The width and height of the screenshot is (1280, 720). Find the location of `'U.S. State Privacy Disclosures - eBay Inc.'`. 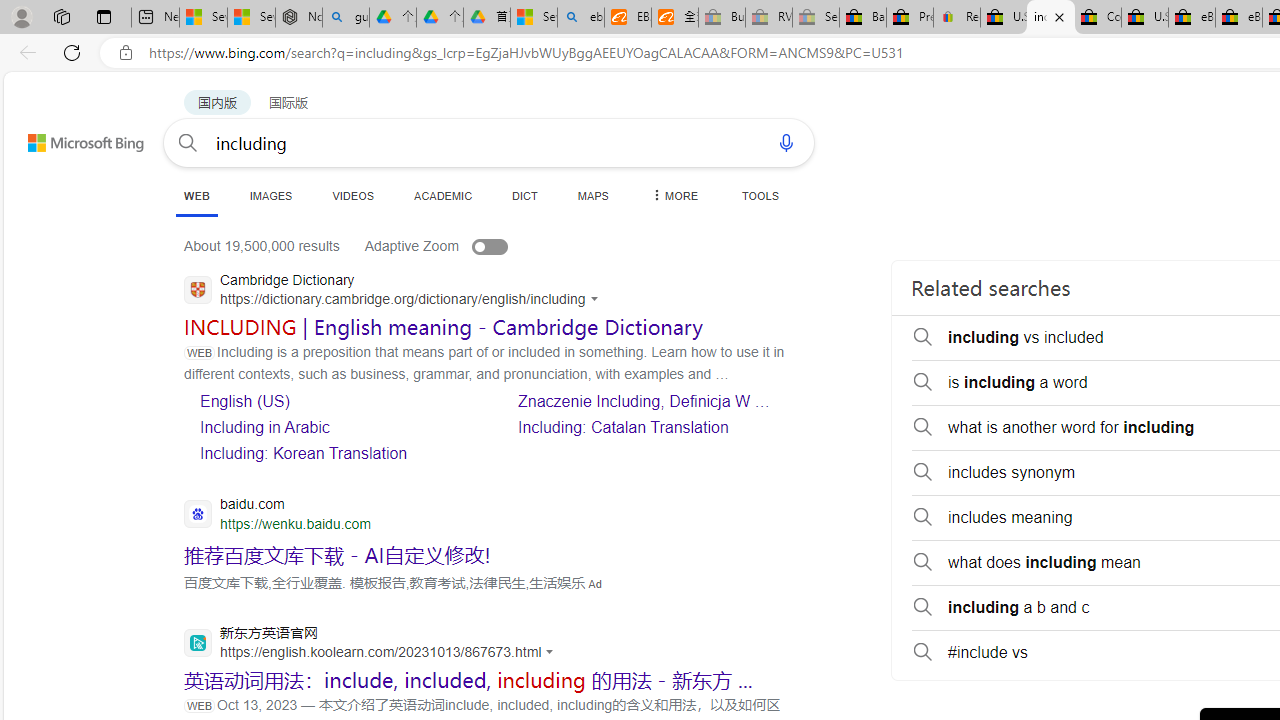

'U.S. State Privacy Disclosures - eBay Inc.' is located at coordinates (1145, 17).